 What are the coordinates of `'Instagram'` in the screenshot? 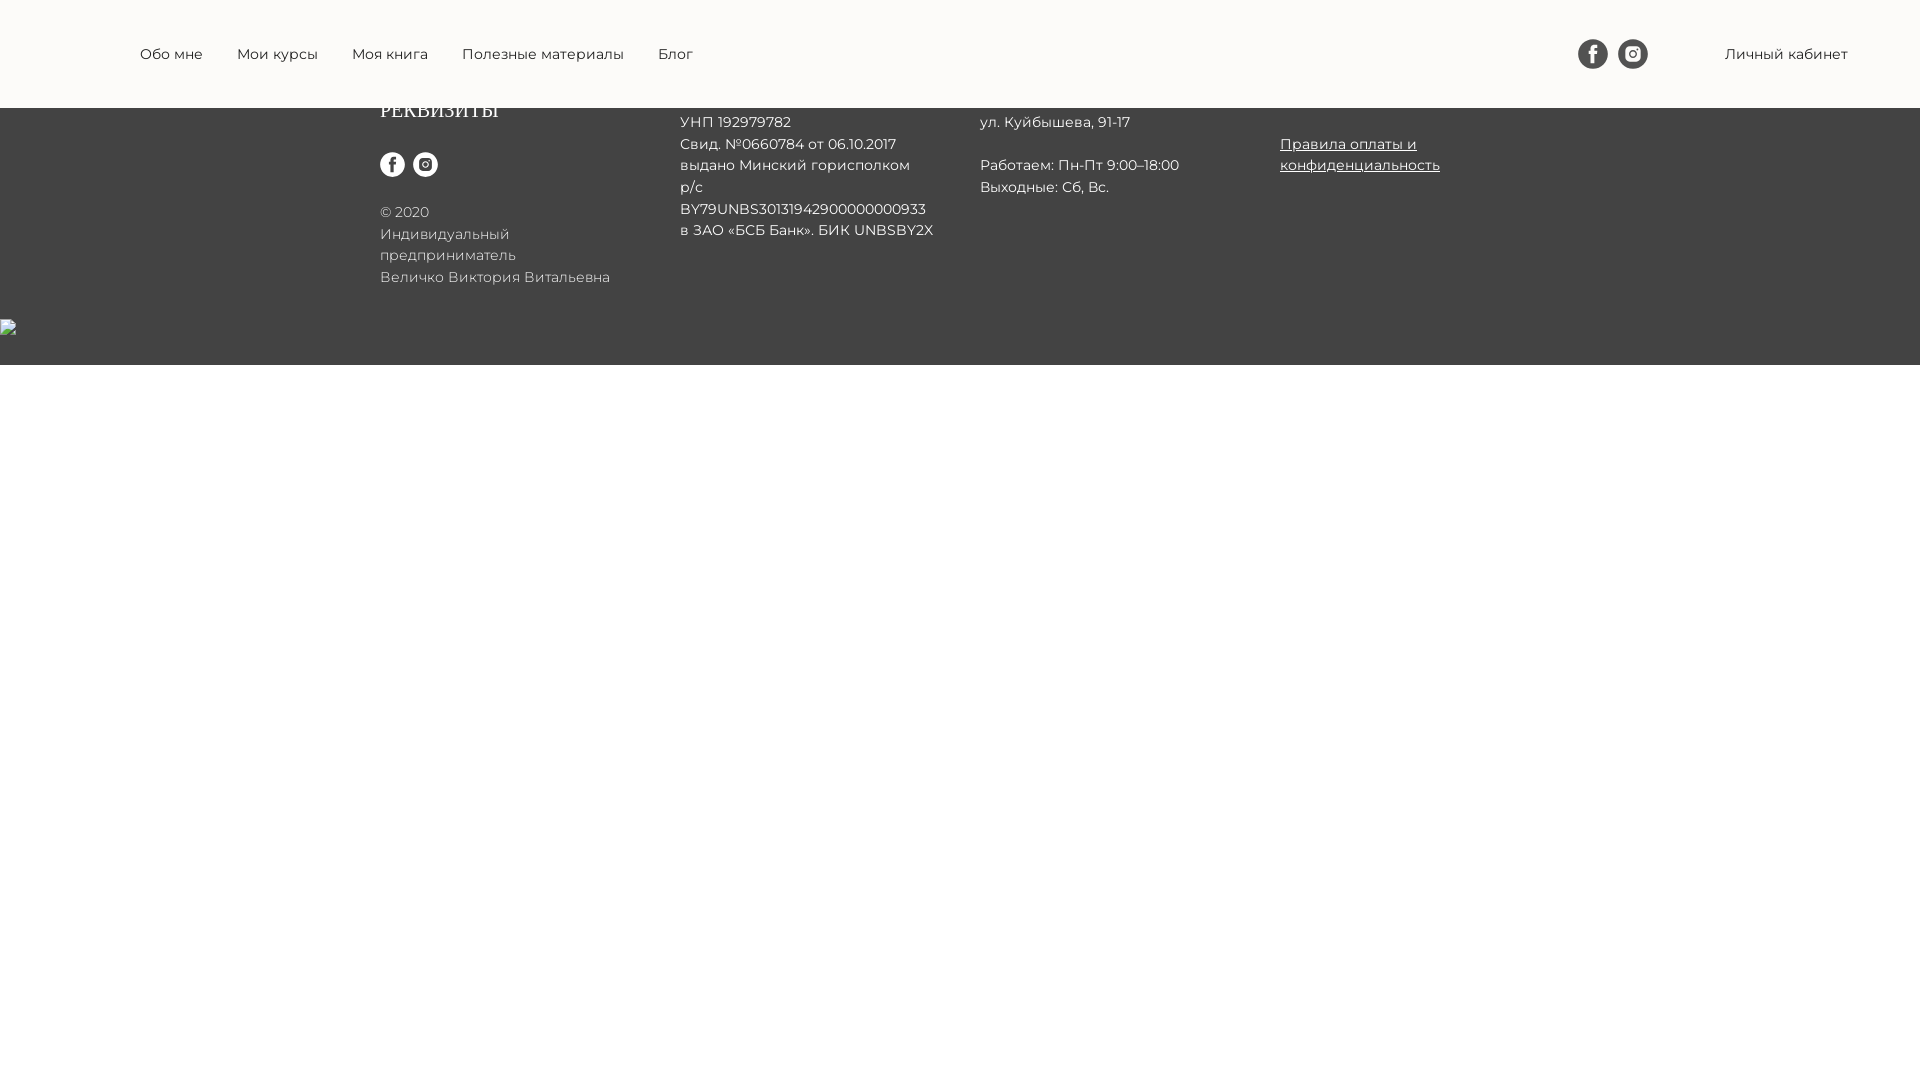 It's located at (1649, 49).